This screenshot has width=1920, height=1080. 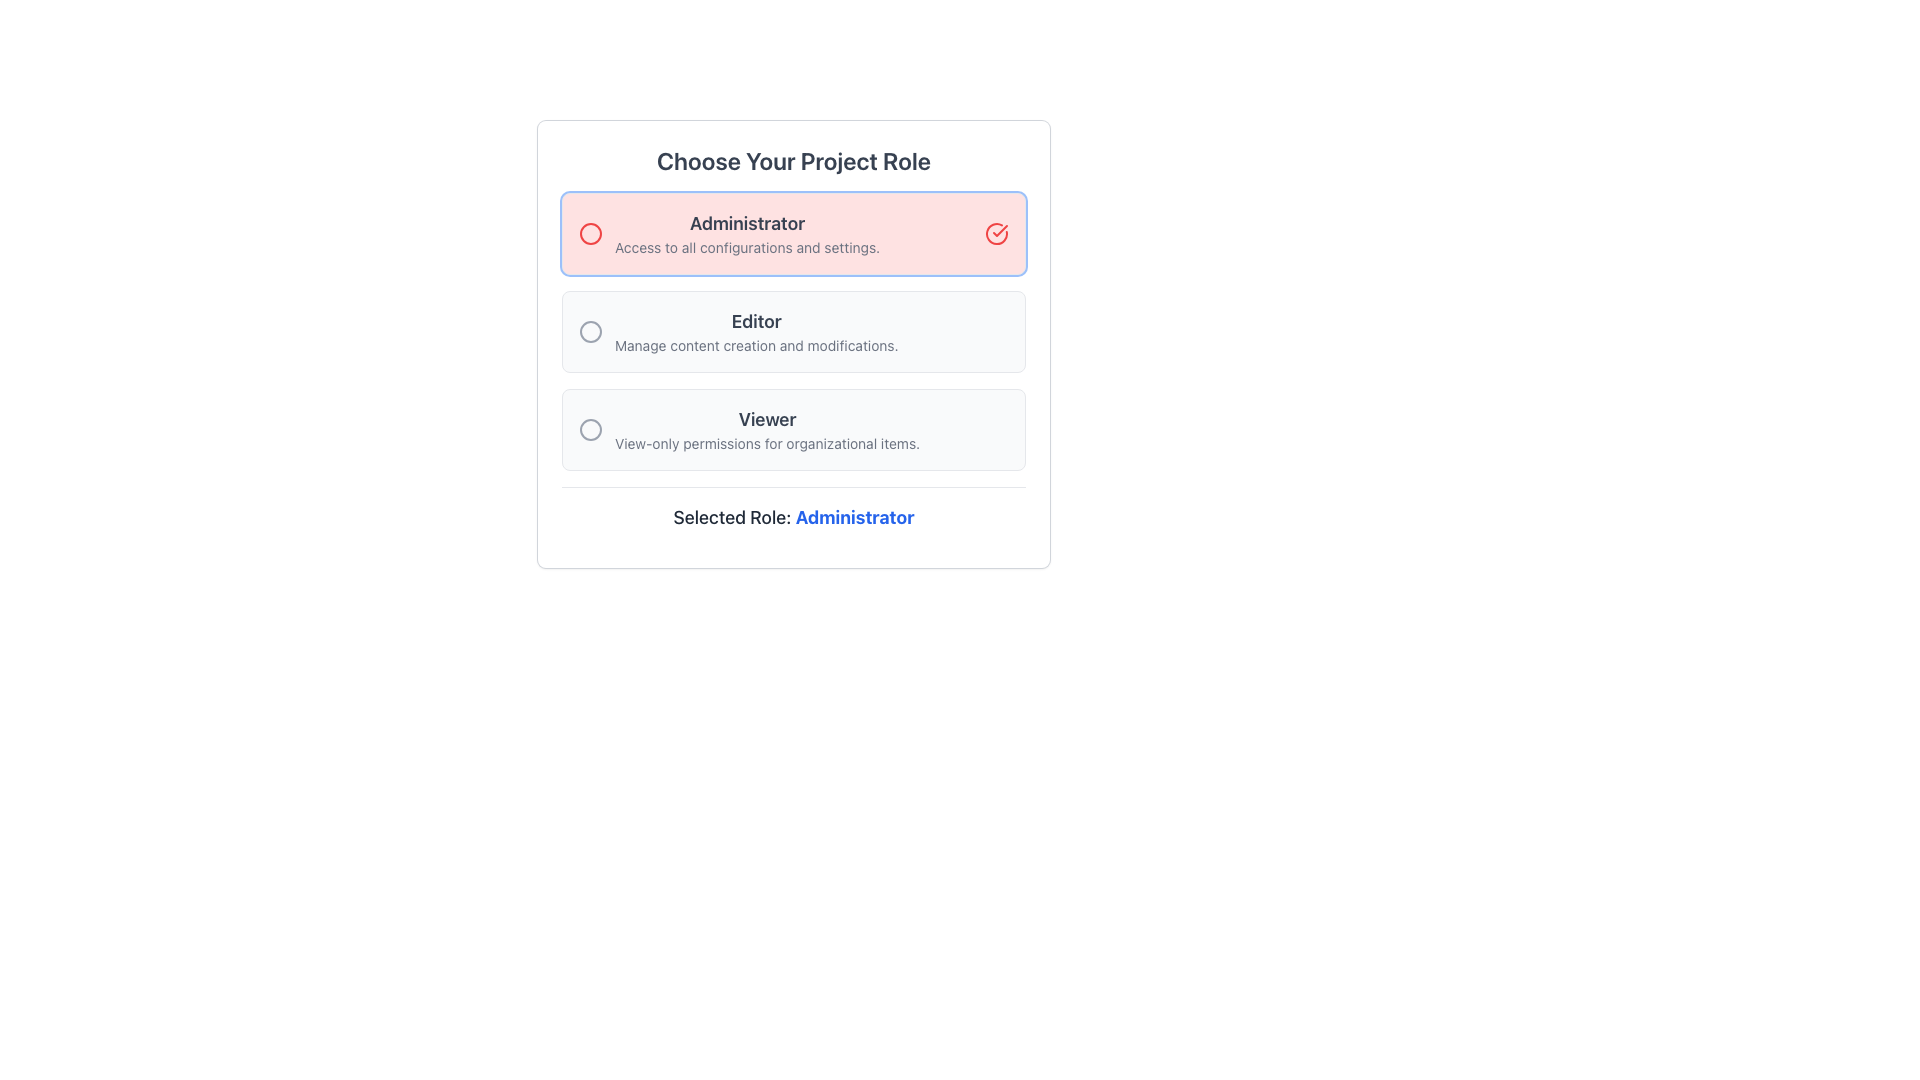 What do you see at coordinates (728, 233) in the screenshot?
I see `the Selectable Role Option labeled 'Administrator'` at bounding box center [728, 233].